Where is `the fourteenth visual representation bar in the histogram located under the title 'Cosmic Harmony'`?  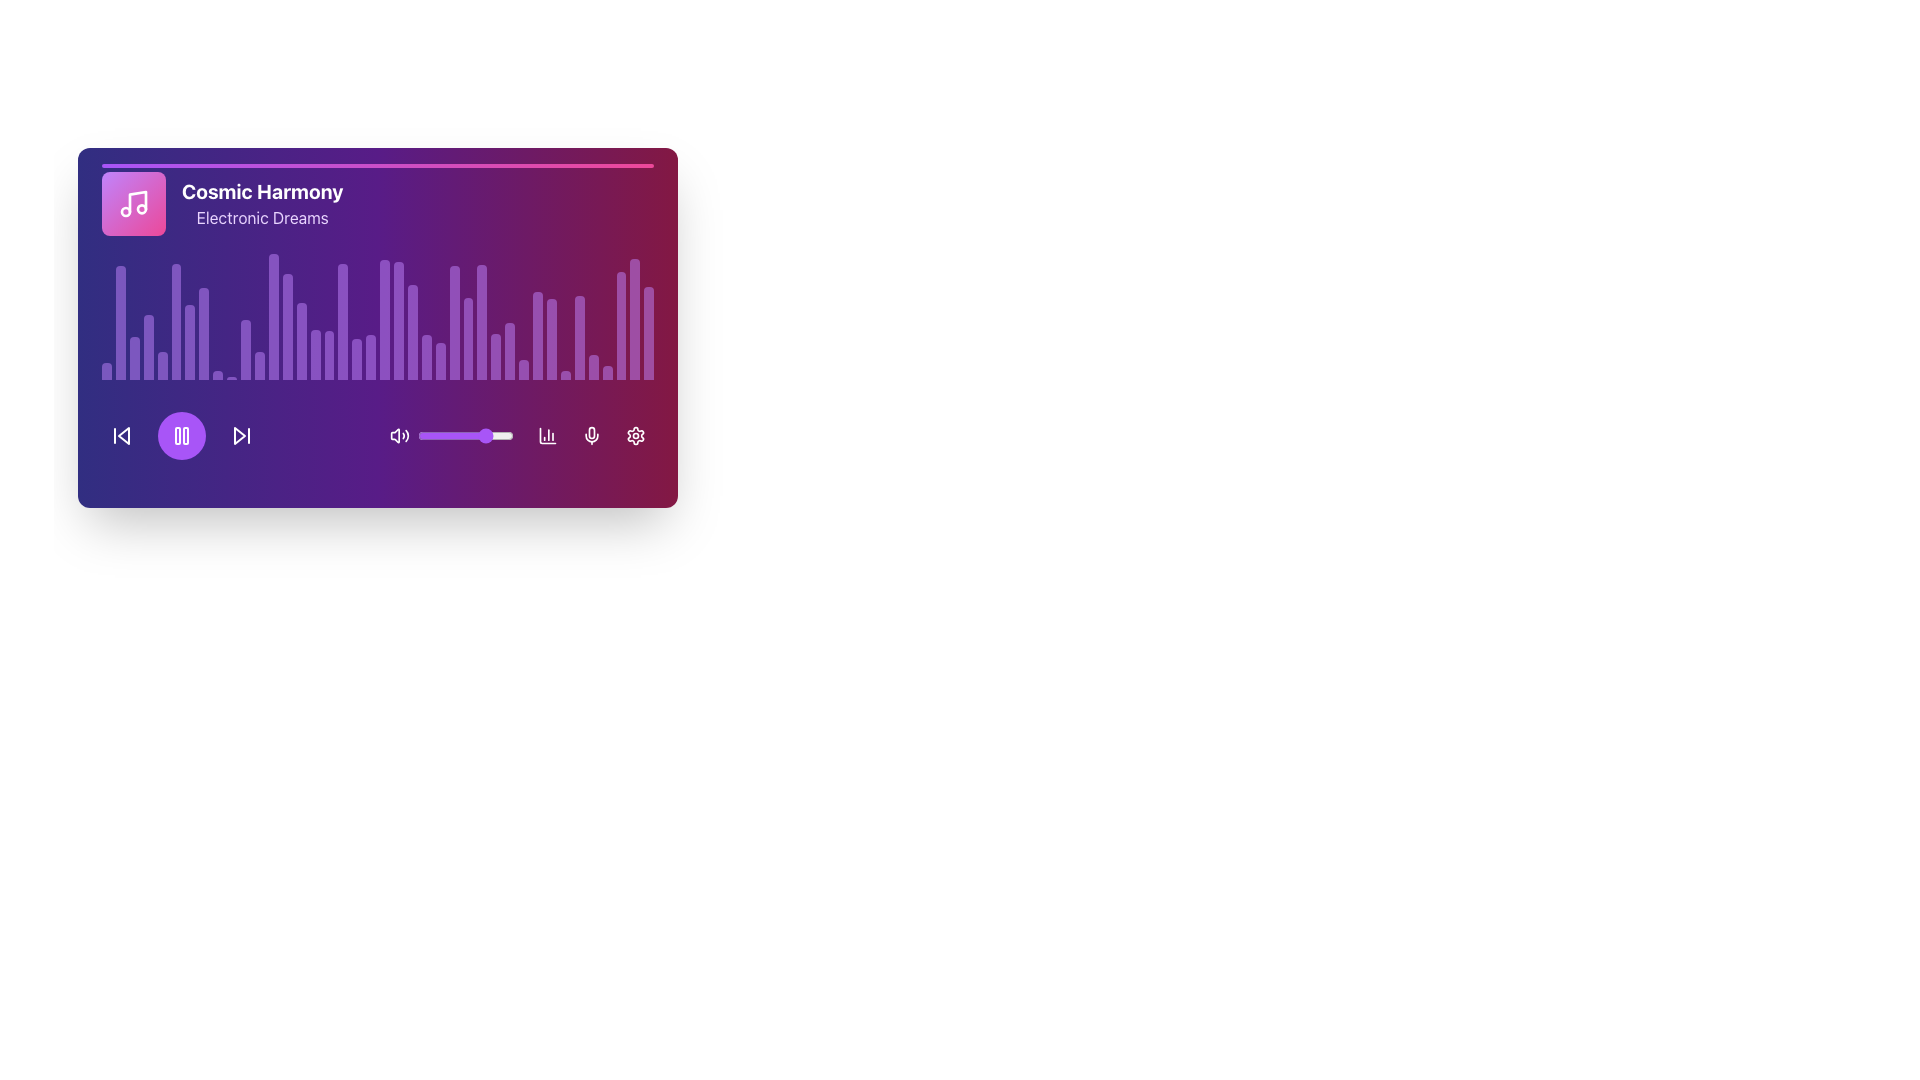
the fourteenth visual representation bar in the histogram located under the title 'Cosmic Harmony' is located at coordinates (286, 325).